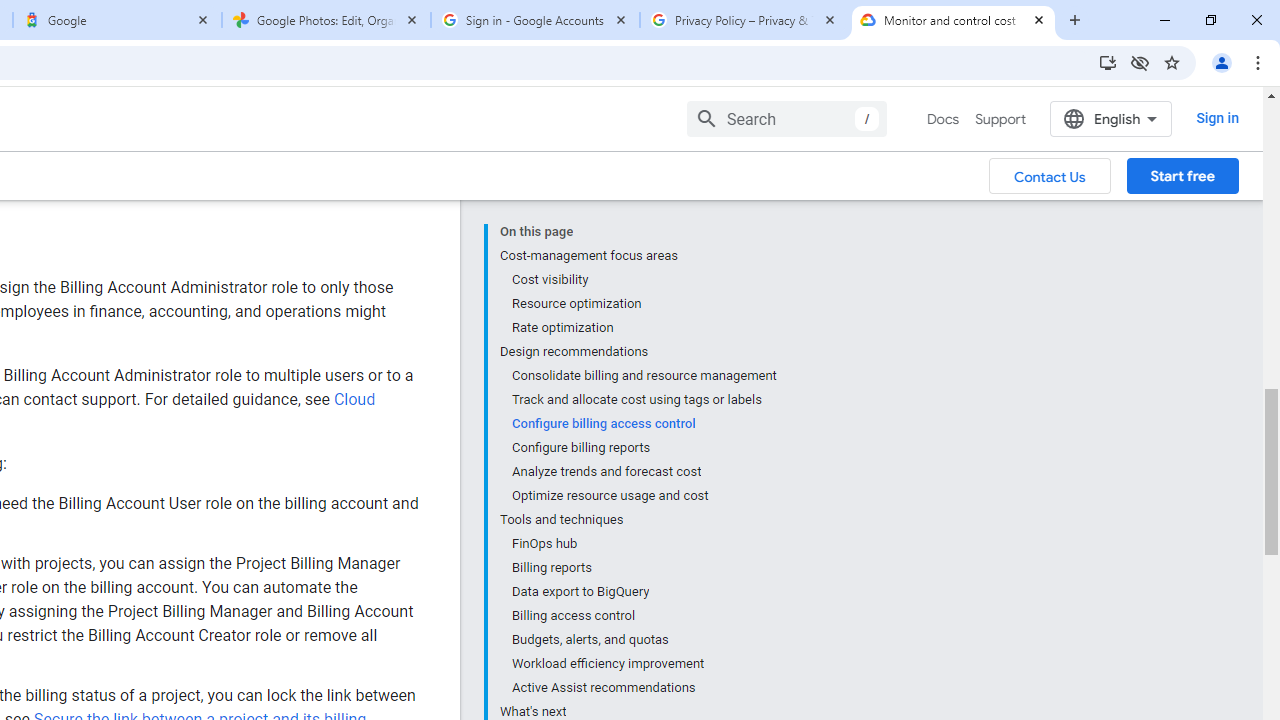 This screenshot has width=1280, height=720. Describe the element at coordinates (1000, 119) in the screenshot. I see `'Support'` at that location.